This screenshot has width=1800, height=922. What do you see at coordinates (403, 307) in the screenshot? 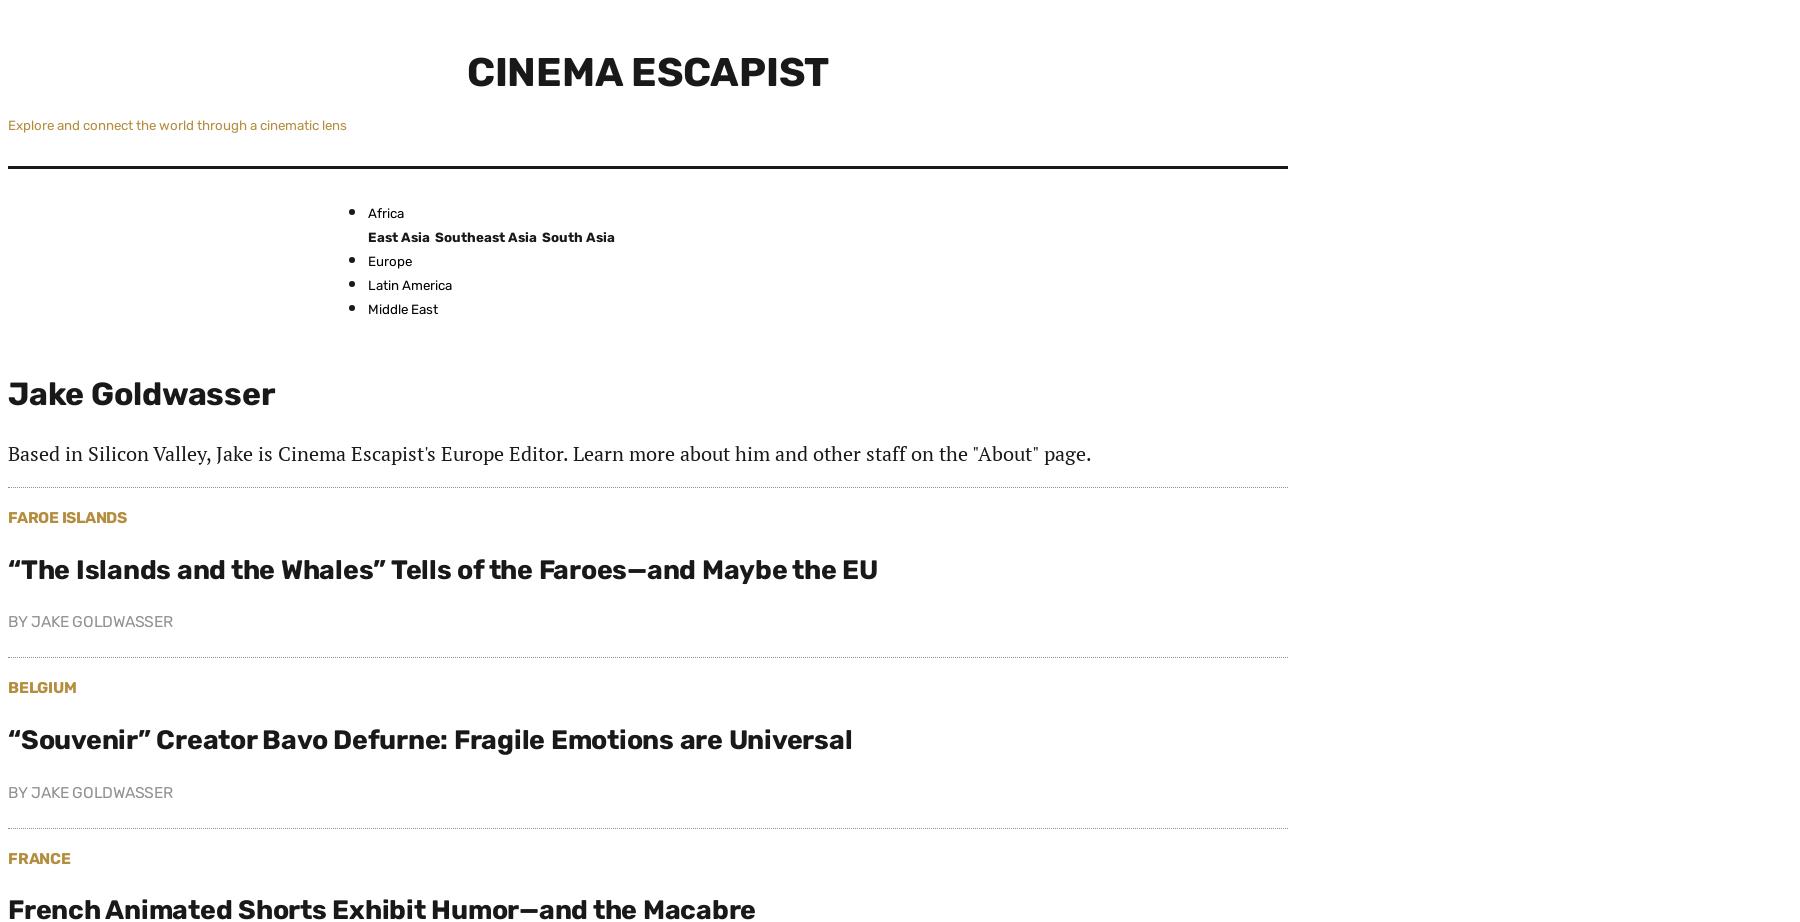
I see `'Middle East'` at bounding box center [403, 307].